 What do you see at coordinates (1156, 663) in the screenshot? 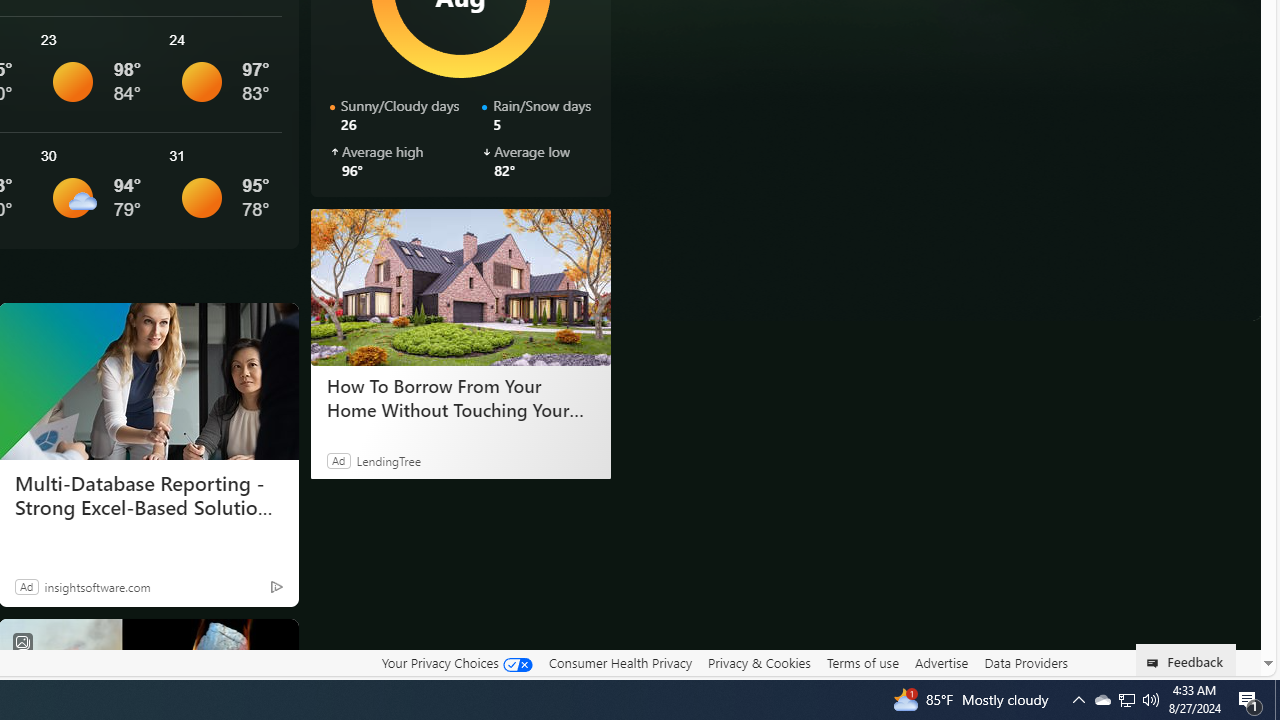
I see `'Class: feedback_link_icon-DS-EntryPoint1-1'` at bounding box center [1156, 663].